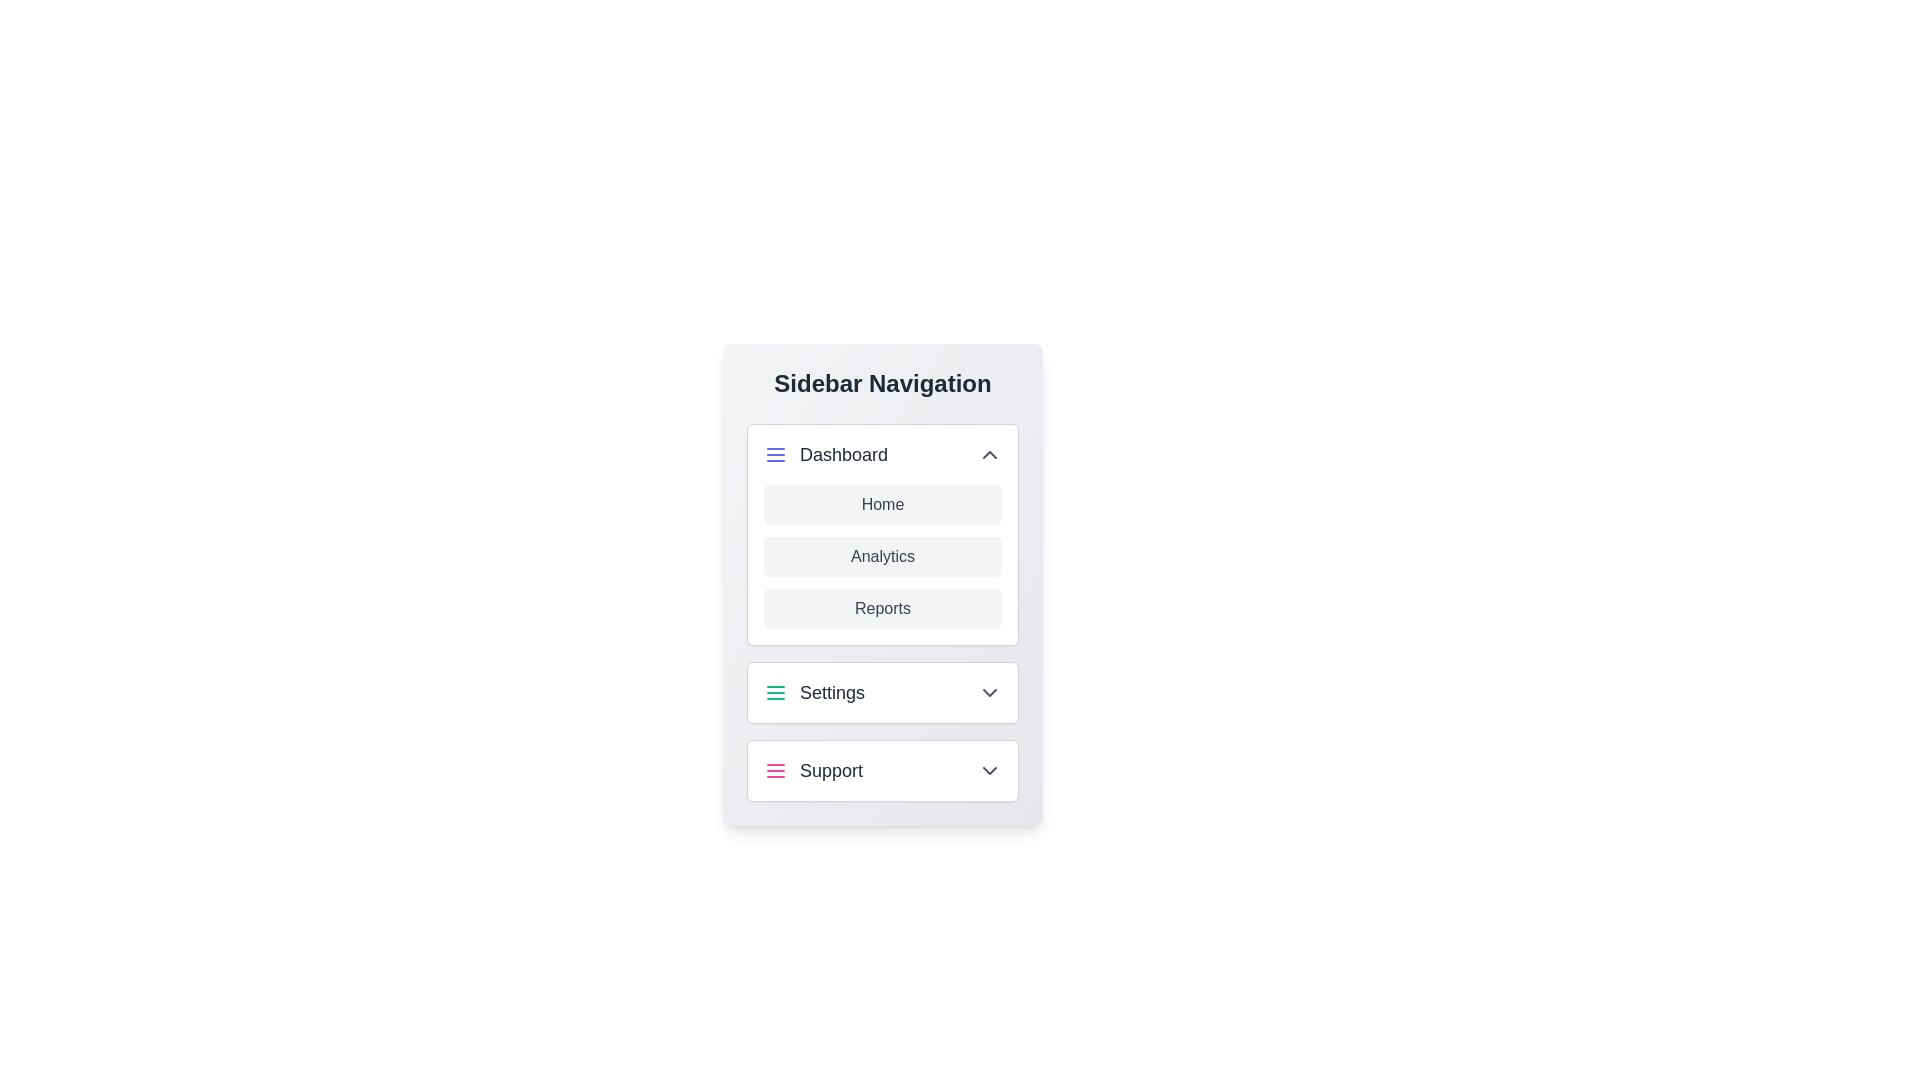 The width and height of the screenshot is (1920, 1080). I want to click on the 'Analytics' button located in the second row of the navigational menu under the 'Dashboard' collapsible section, so click(882, 556).